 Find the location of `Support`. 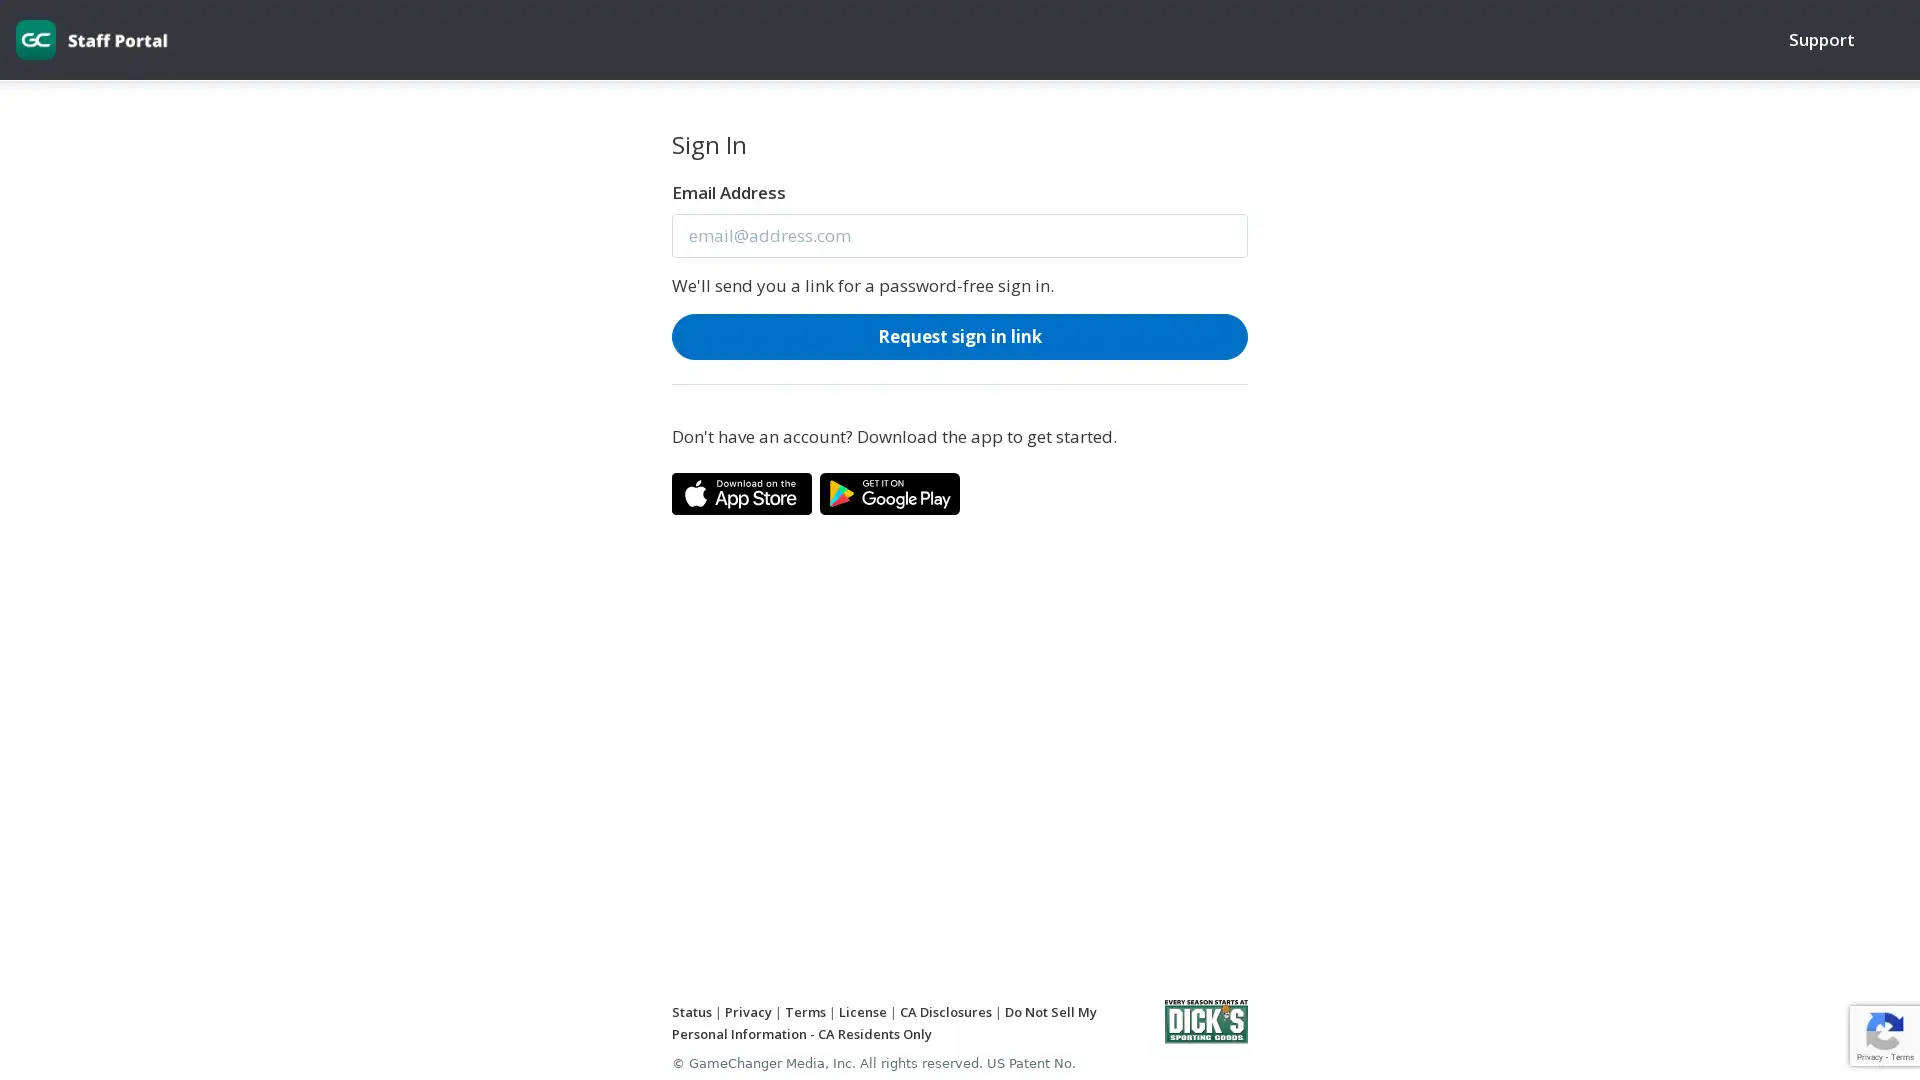

Support is located at coordinates (1820, 39).